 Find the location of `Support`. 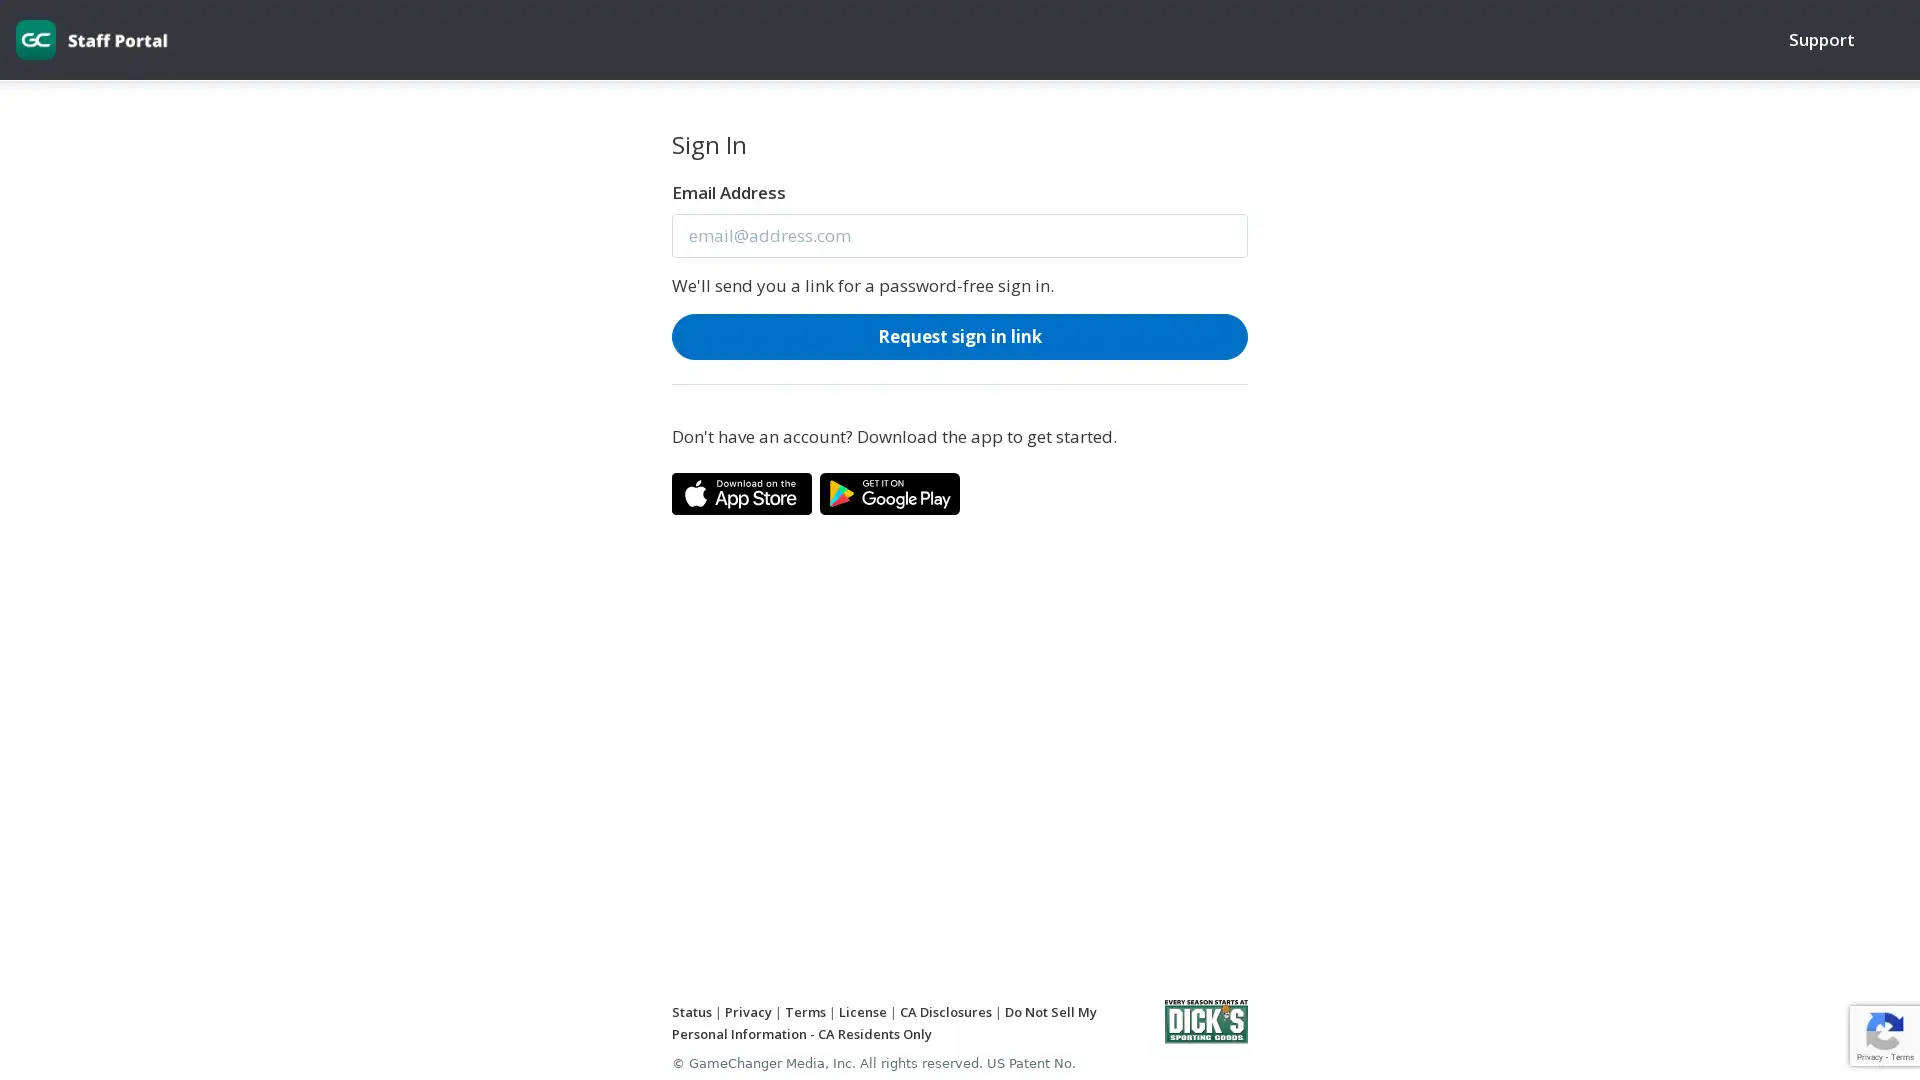

Support is located at coordinates (1820, 39).